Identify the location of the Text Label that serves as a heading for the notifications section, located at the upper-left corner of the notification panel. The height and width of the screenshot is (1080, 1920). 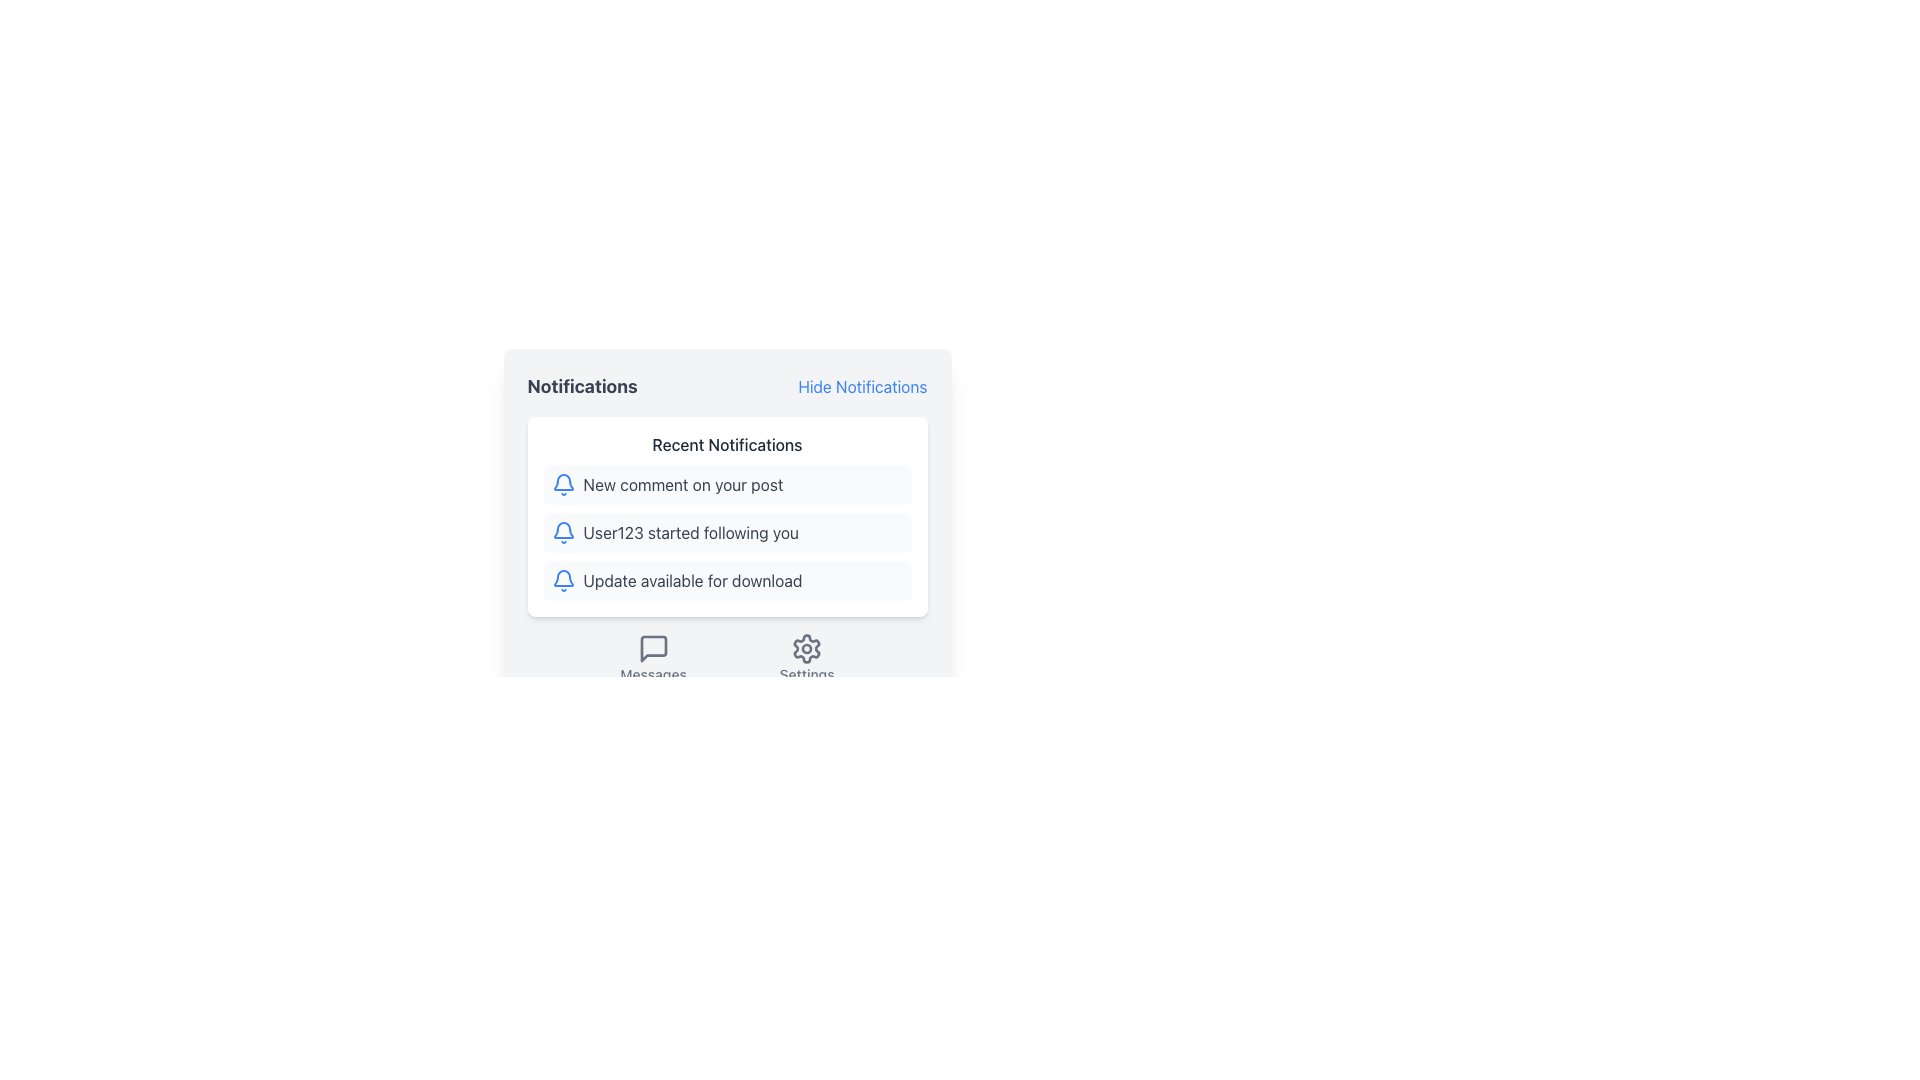
(581, 386).